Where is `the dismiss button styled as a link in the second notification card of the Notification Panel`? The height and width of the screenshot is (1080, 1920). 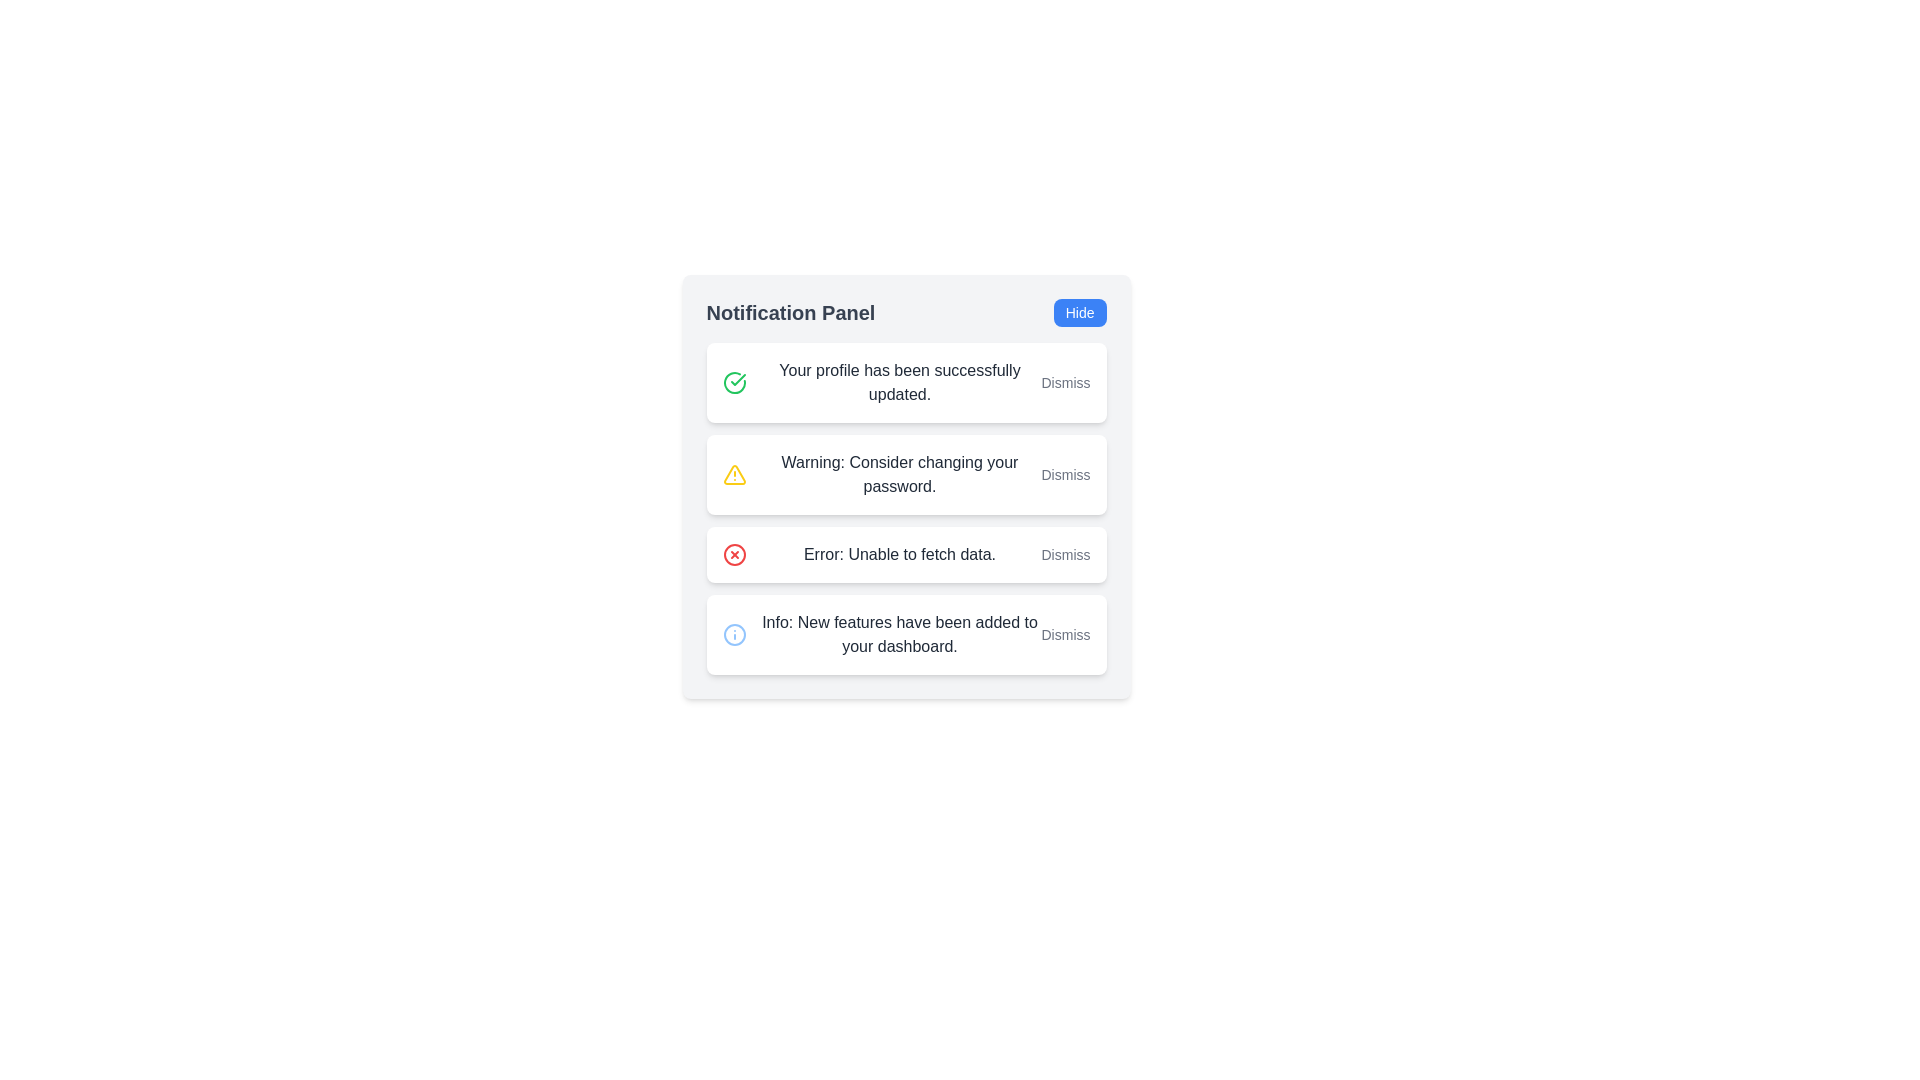
the dismiss button styled as a link in the second notification card of the Notification Panel is located at coordinates (1064, 474).